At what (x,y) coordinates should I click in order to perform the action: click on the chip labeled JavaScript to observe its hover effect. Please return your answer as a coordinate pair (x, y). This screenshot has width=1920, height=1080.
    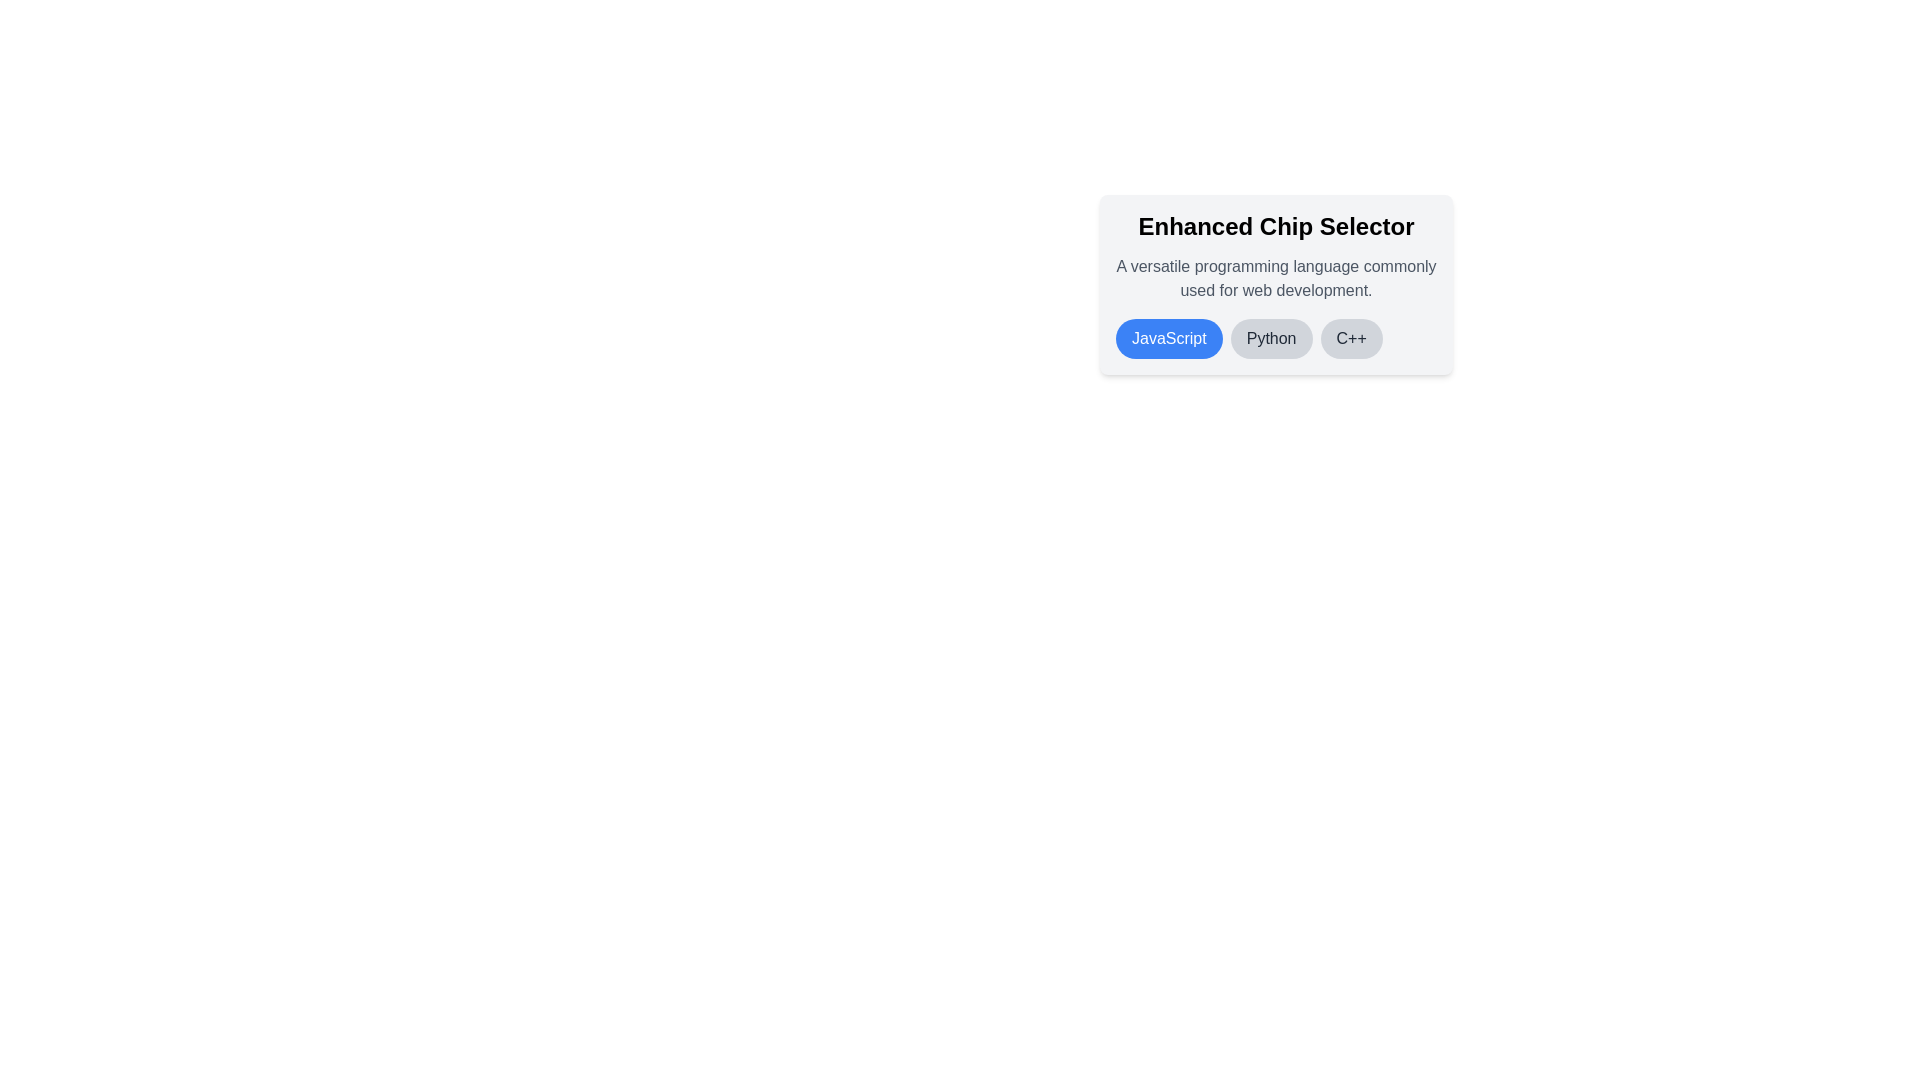
    Looking at the image, I should click on (1169, 338).